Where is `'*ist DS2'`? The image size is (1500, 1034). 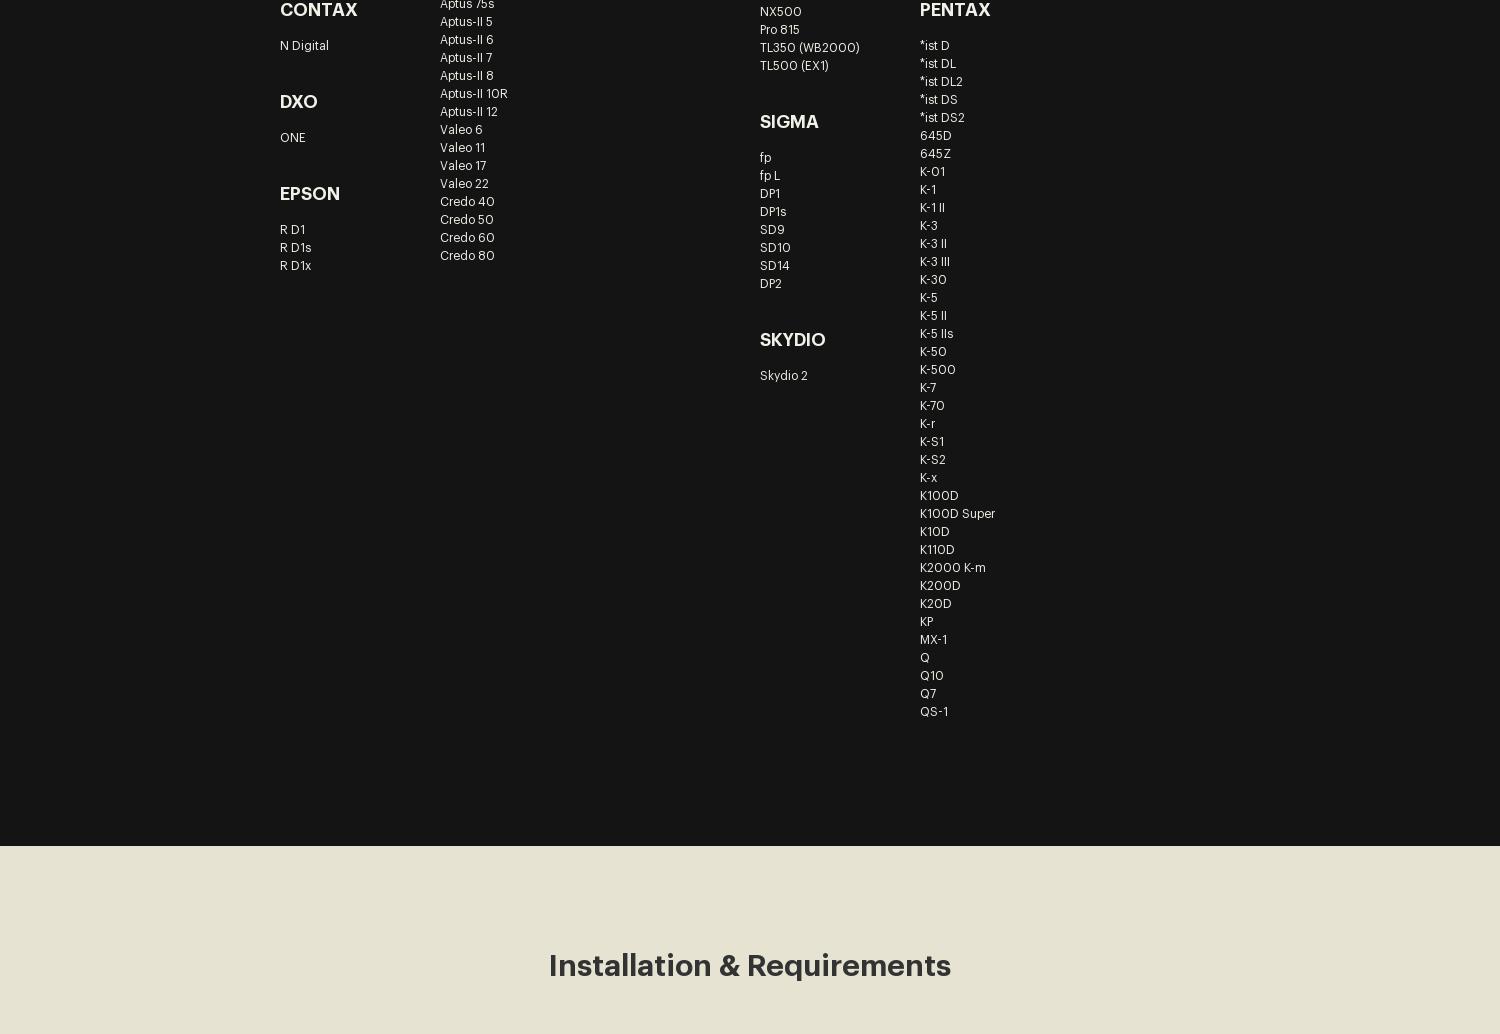
'*ist DS2' is located at coordinates (940, 117).